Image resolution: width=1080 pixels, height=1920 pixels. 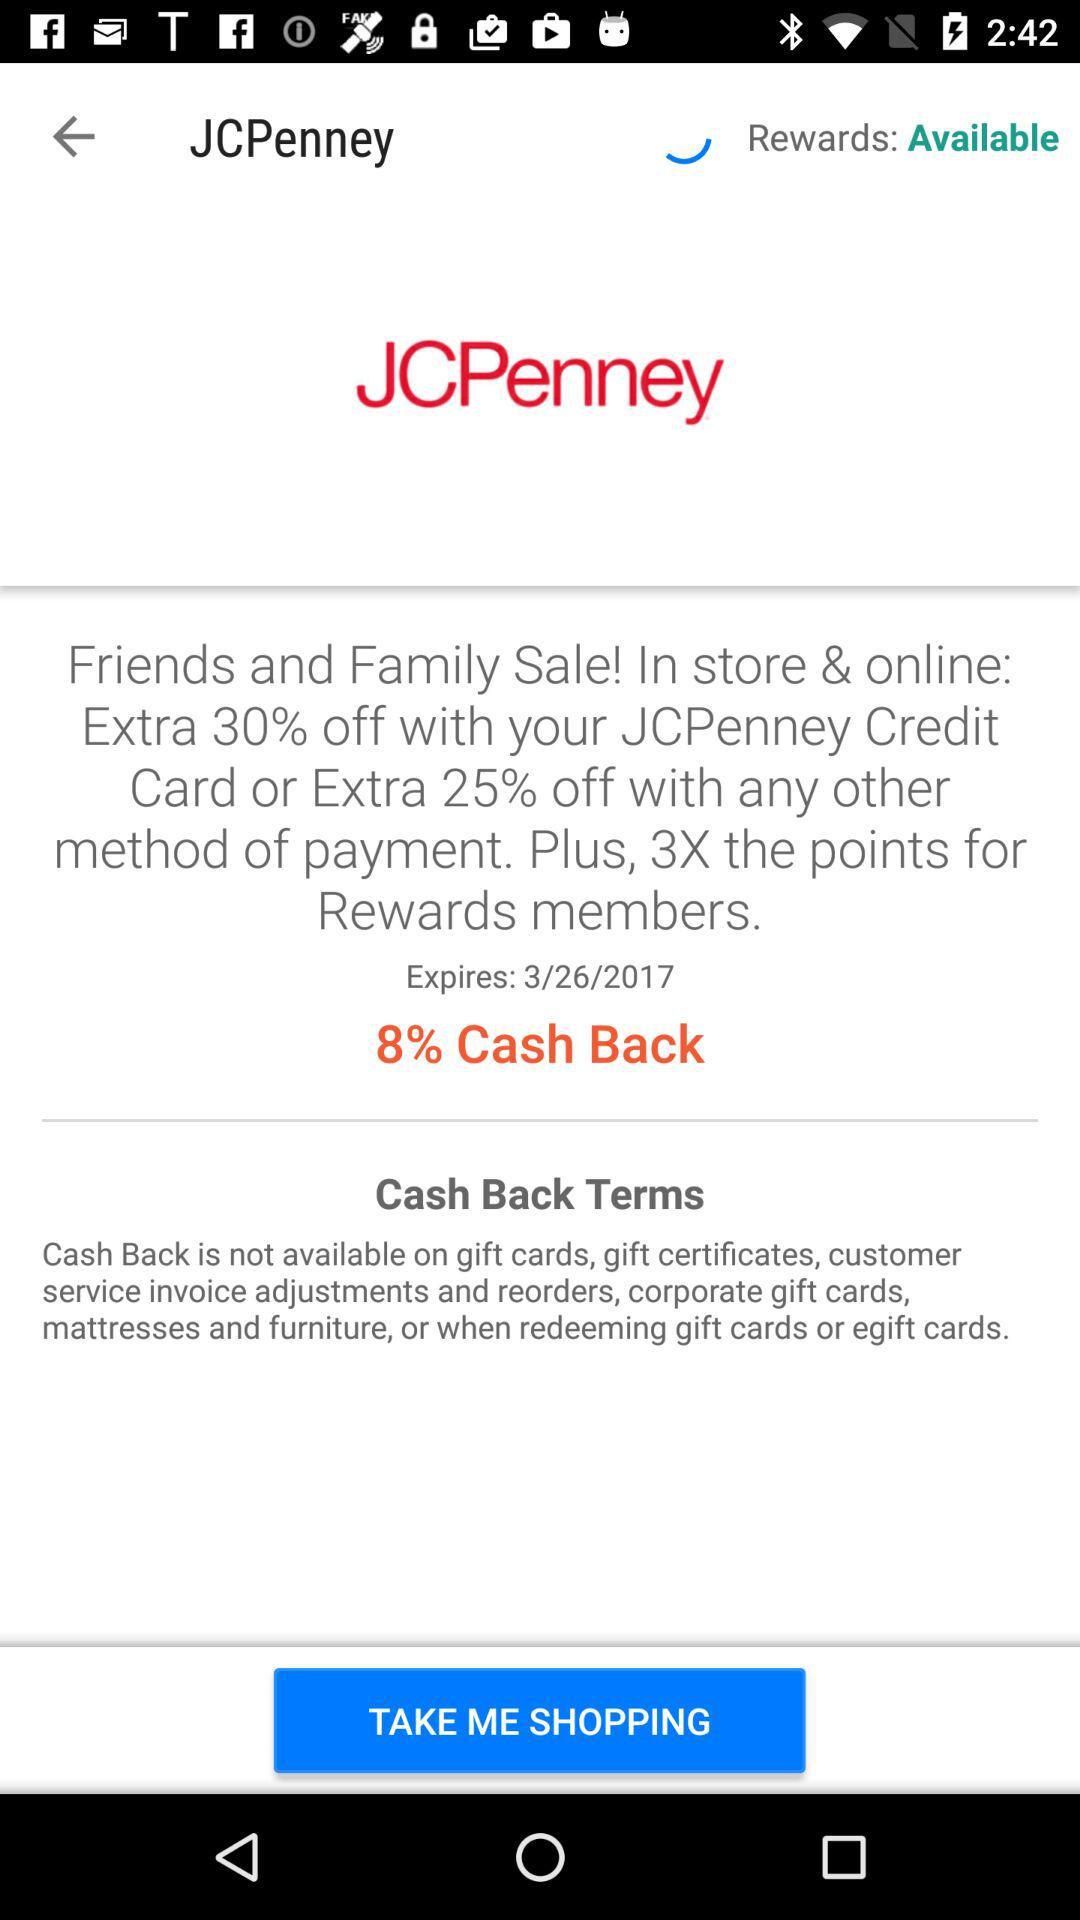 What do you see at coordinates (538, 1719) in the screenshot?
I see `take me shopping item` at bounding box center [538, 1719].